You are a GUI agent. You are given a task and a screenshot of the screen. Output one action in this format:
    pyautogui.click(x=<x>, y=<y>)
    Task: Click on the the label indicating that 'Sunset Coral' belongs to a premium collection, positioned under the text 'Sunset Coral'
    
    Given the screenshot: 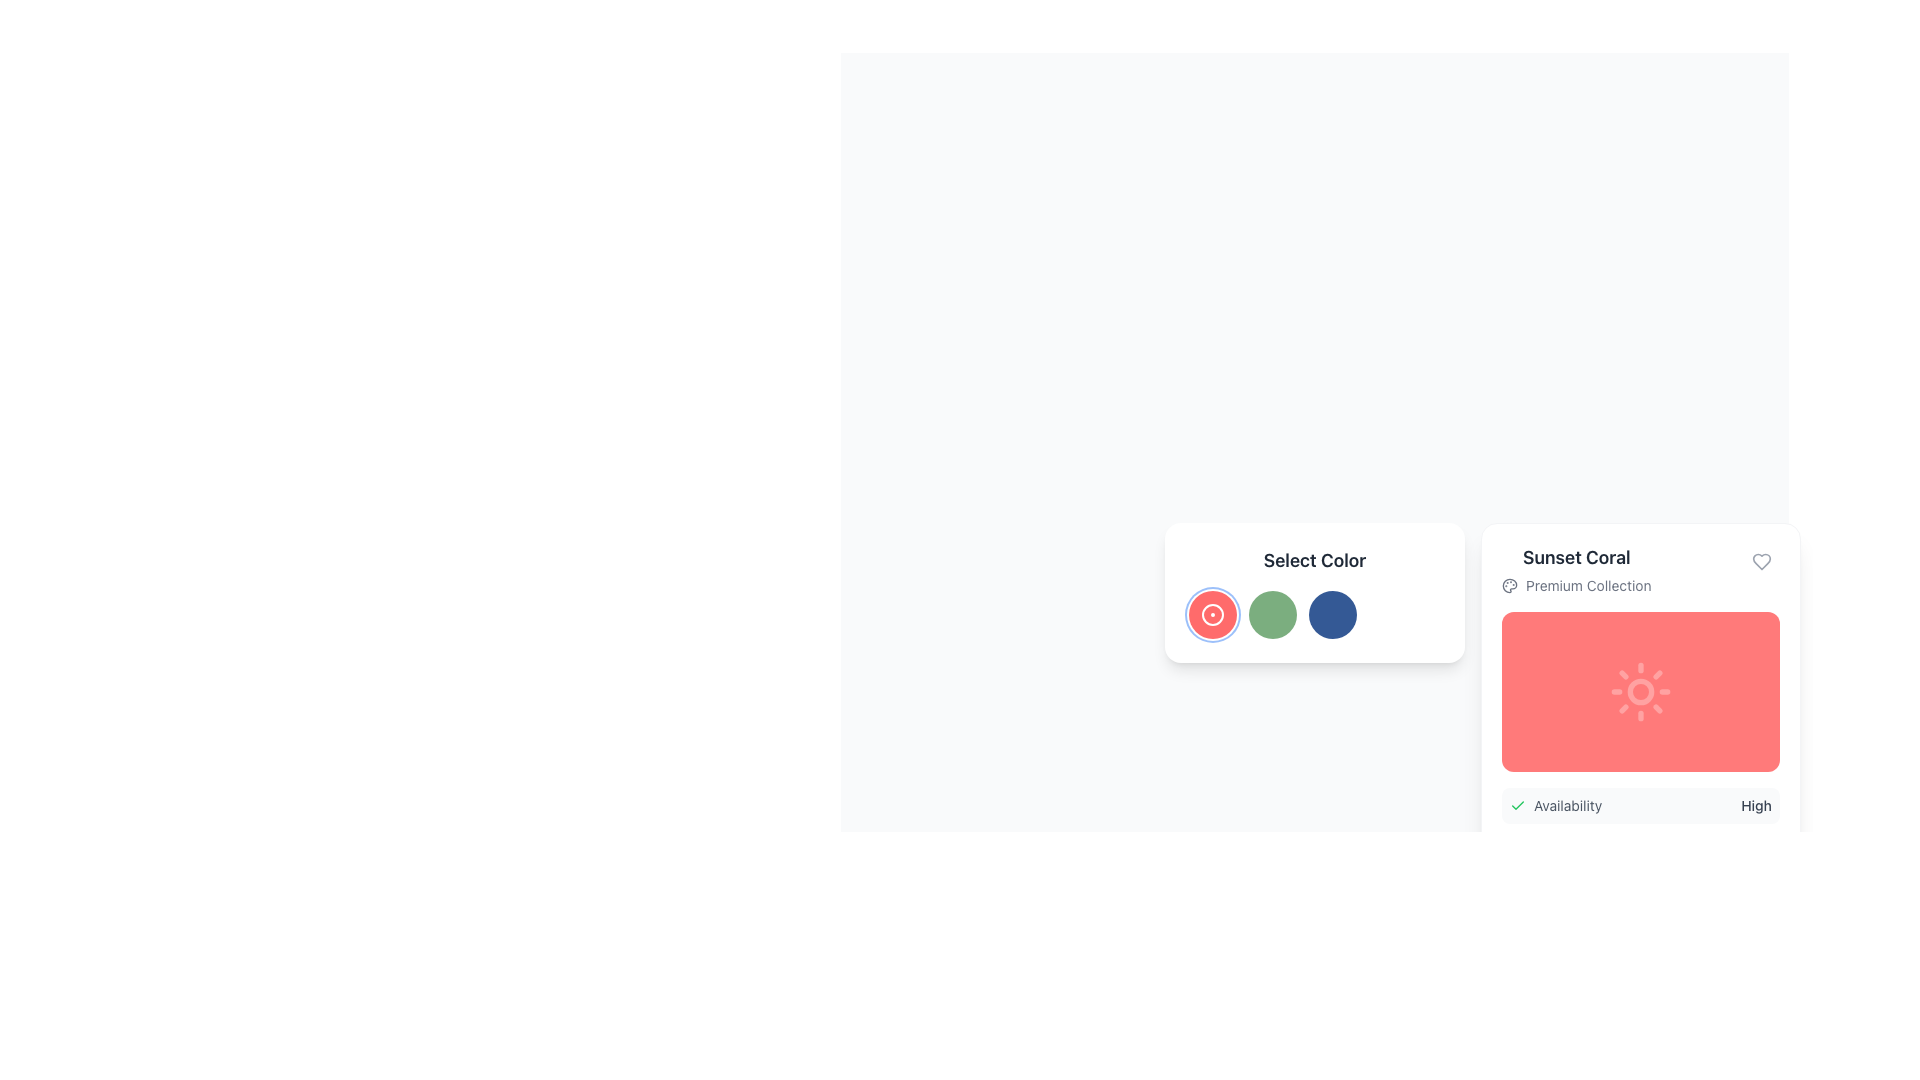 What is the action you would take?
    pyautogui.click(x=1575, y=585)
    